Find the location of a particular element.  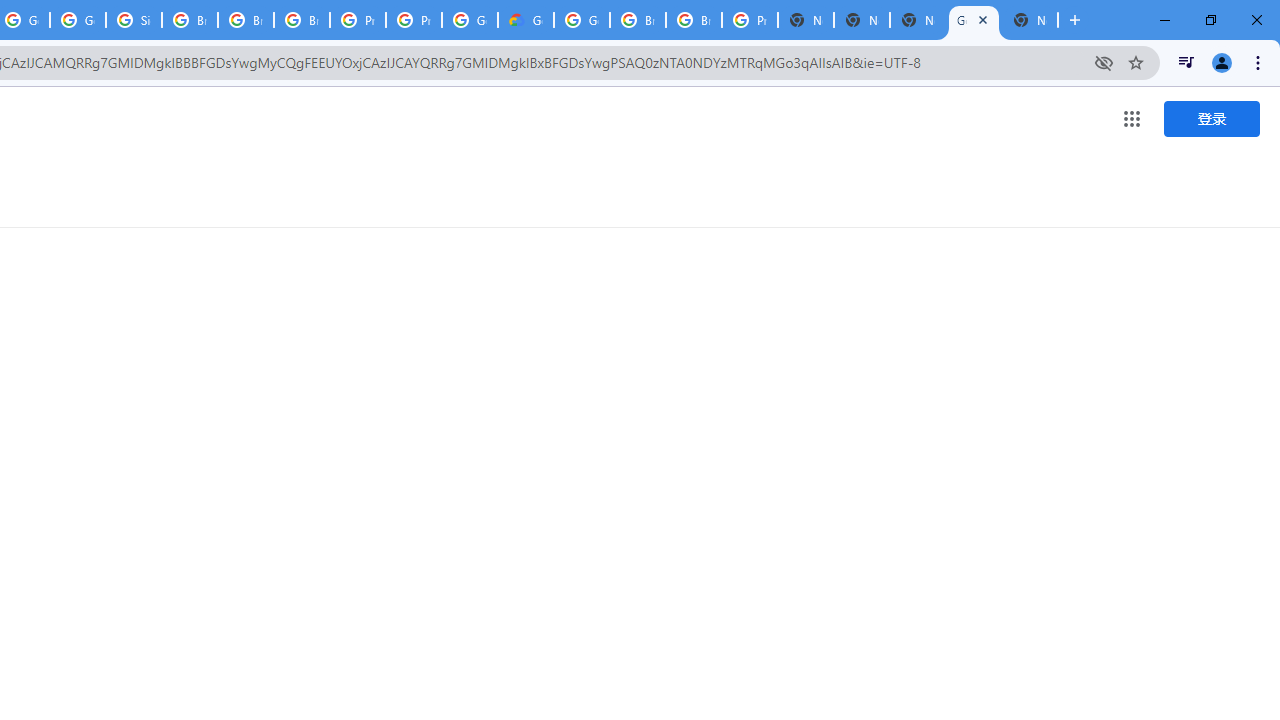

'New Tab' is located at coordinates (1030, 20).